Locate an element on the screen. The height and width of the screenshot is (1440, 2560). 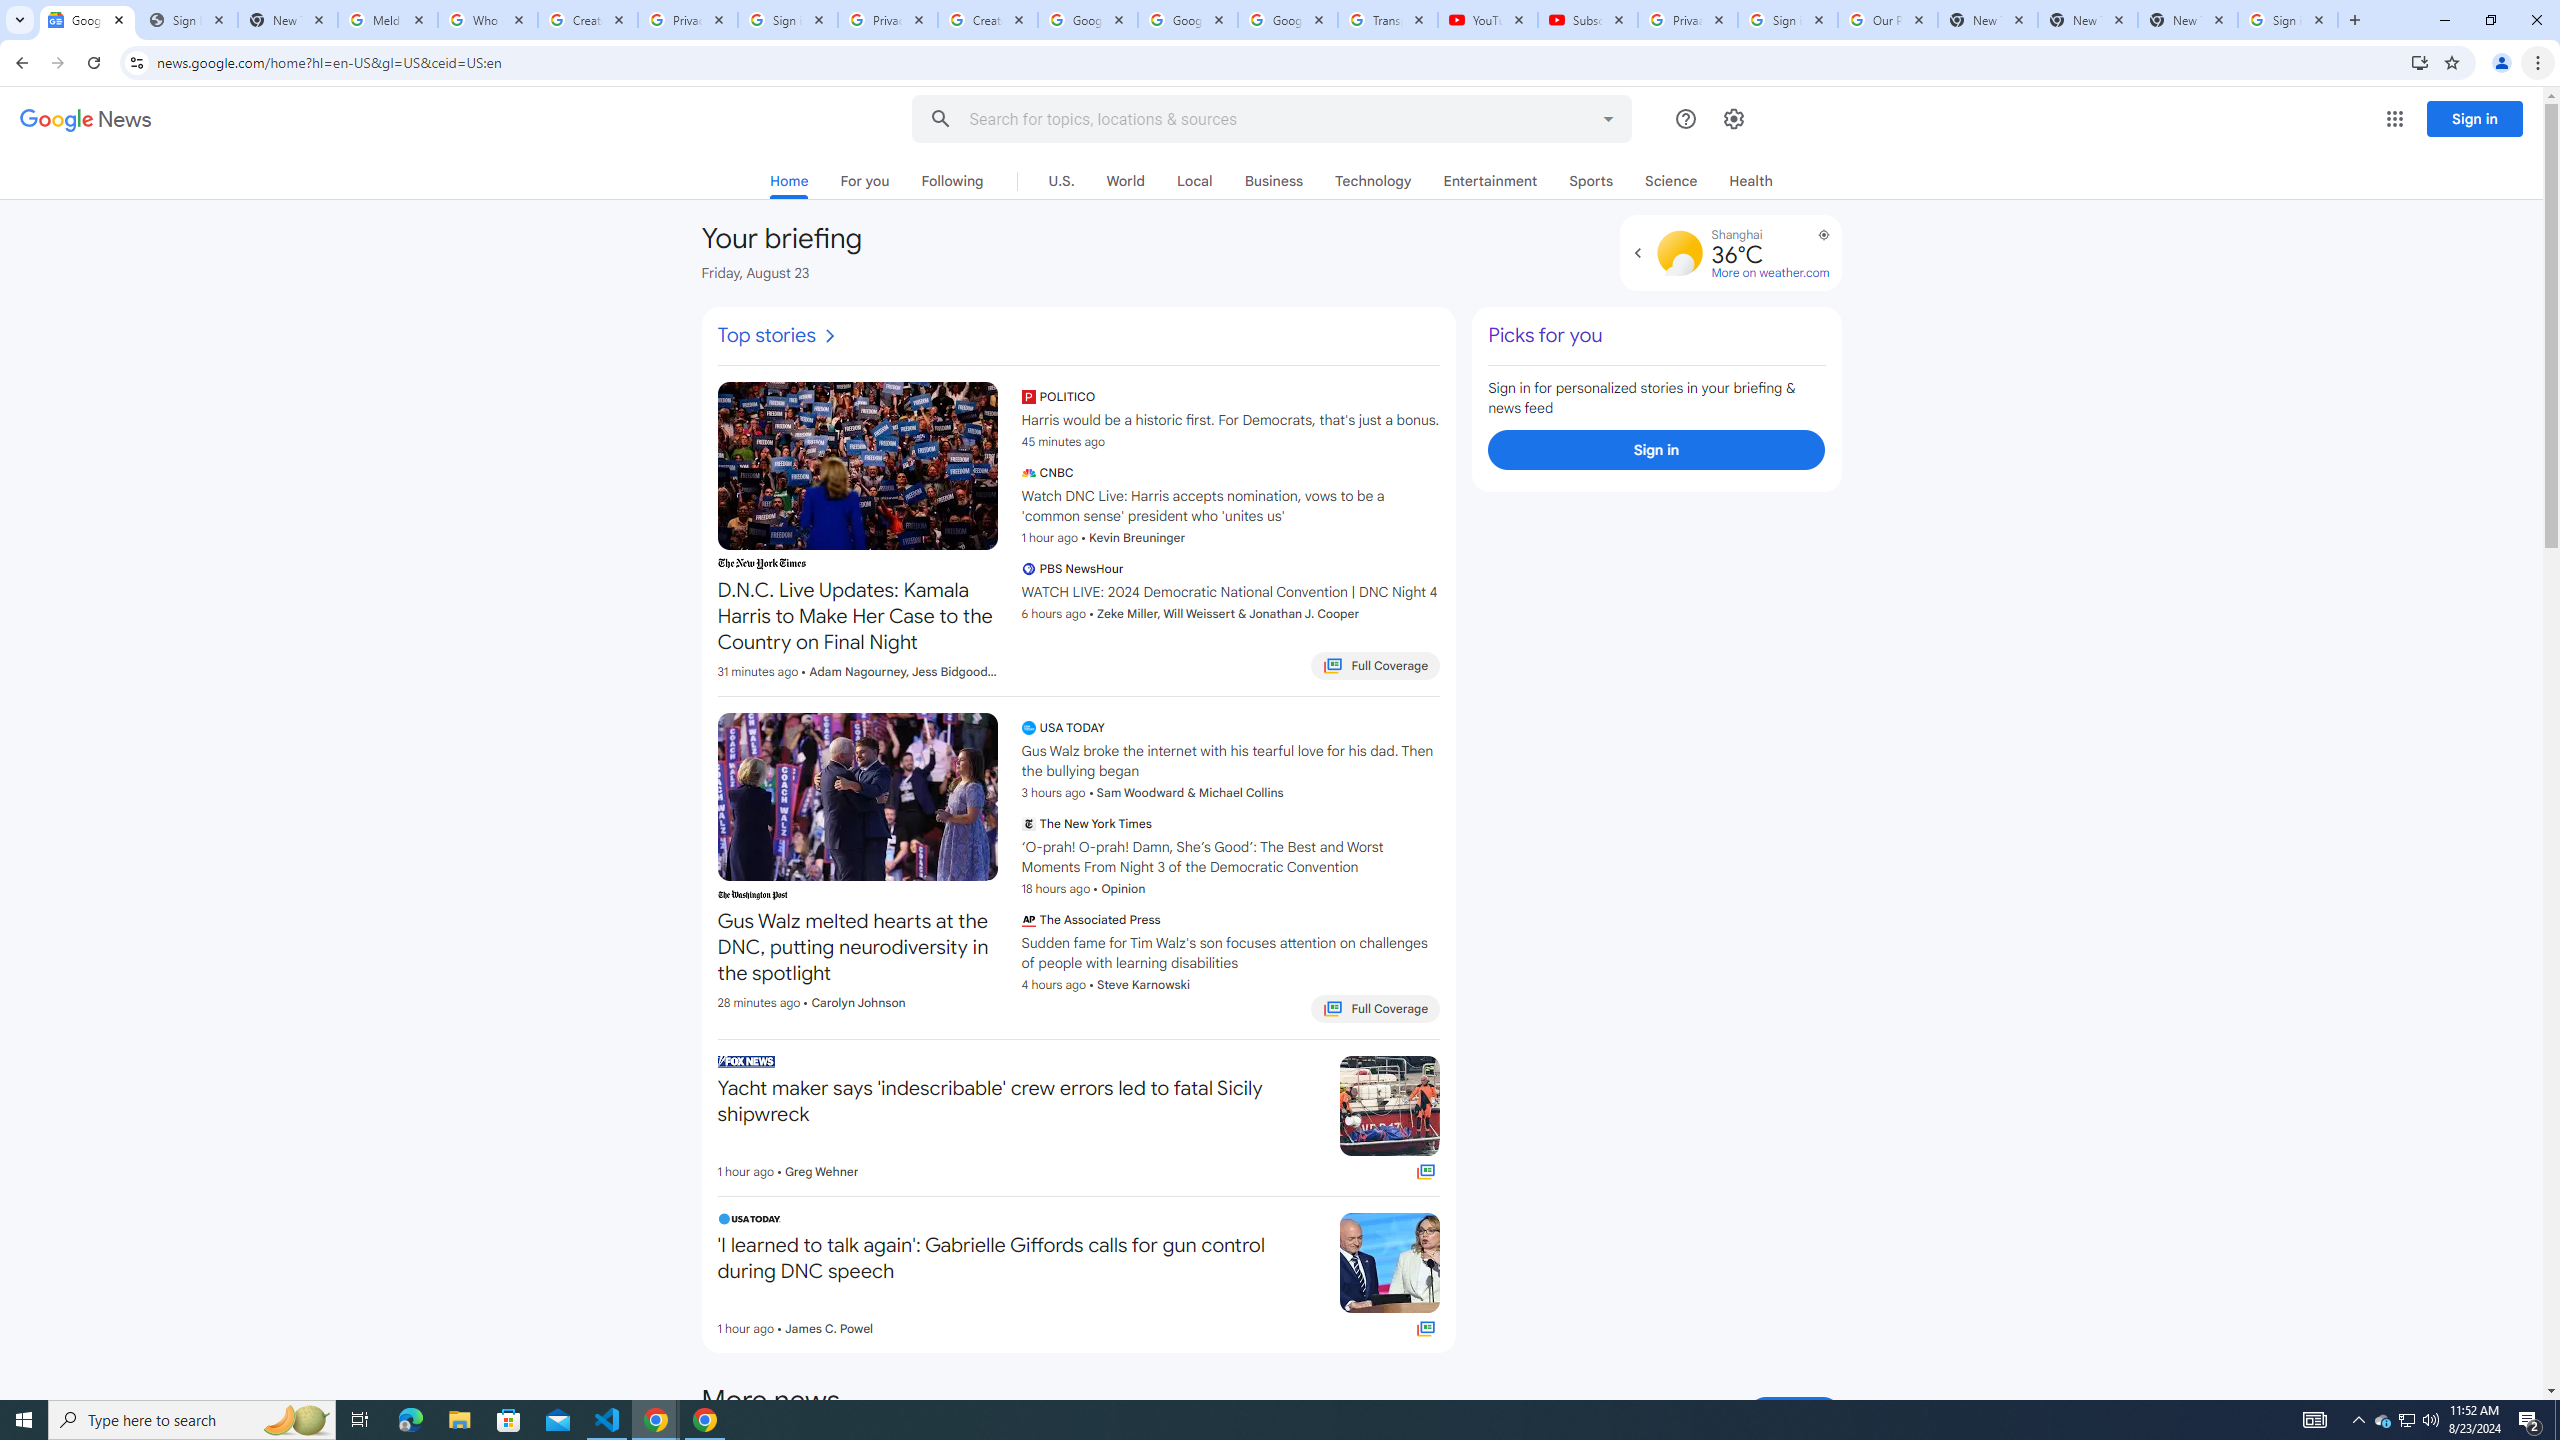
'Install Google News' is located at coordinates (2420, 61).